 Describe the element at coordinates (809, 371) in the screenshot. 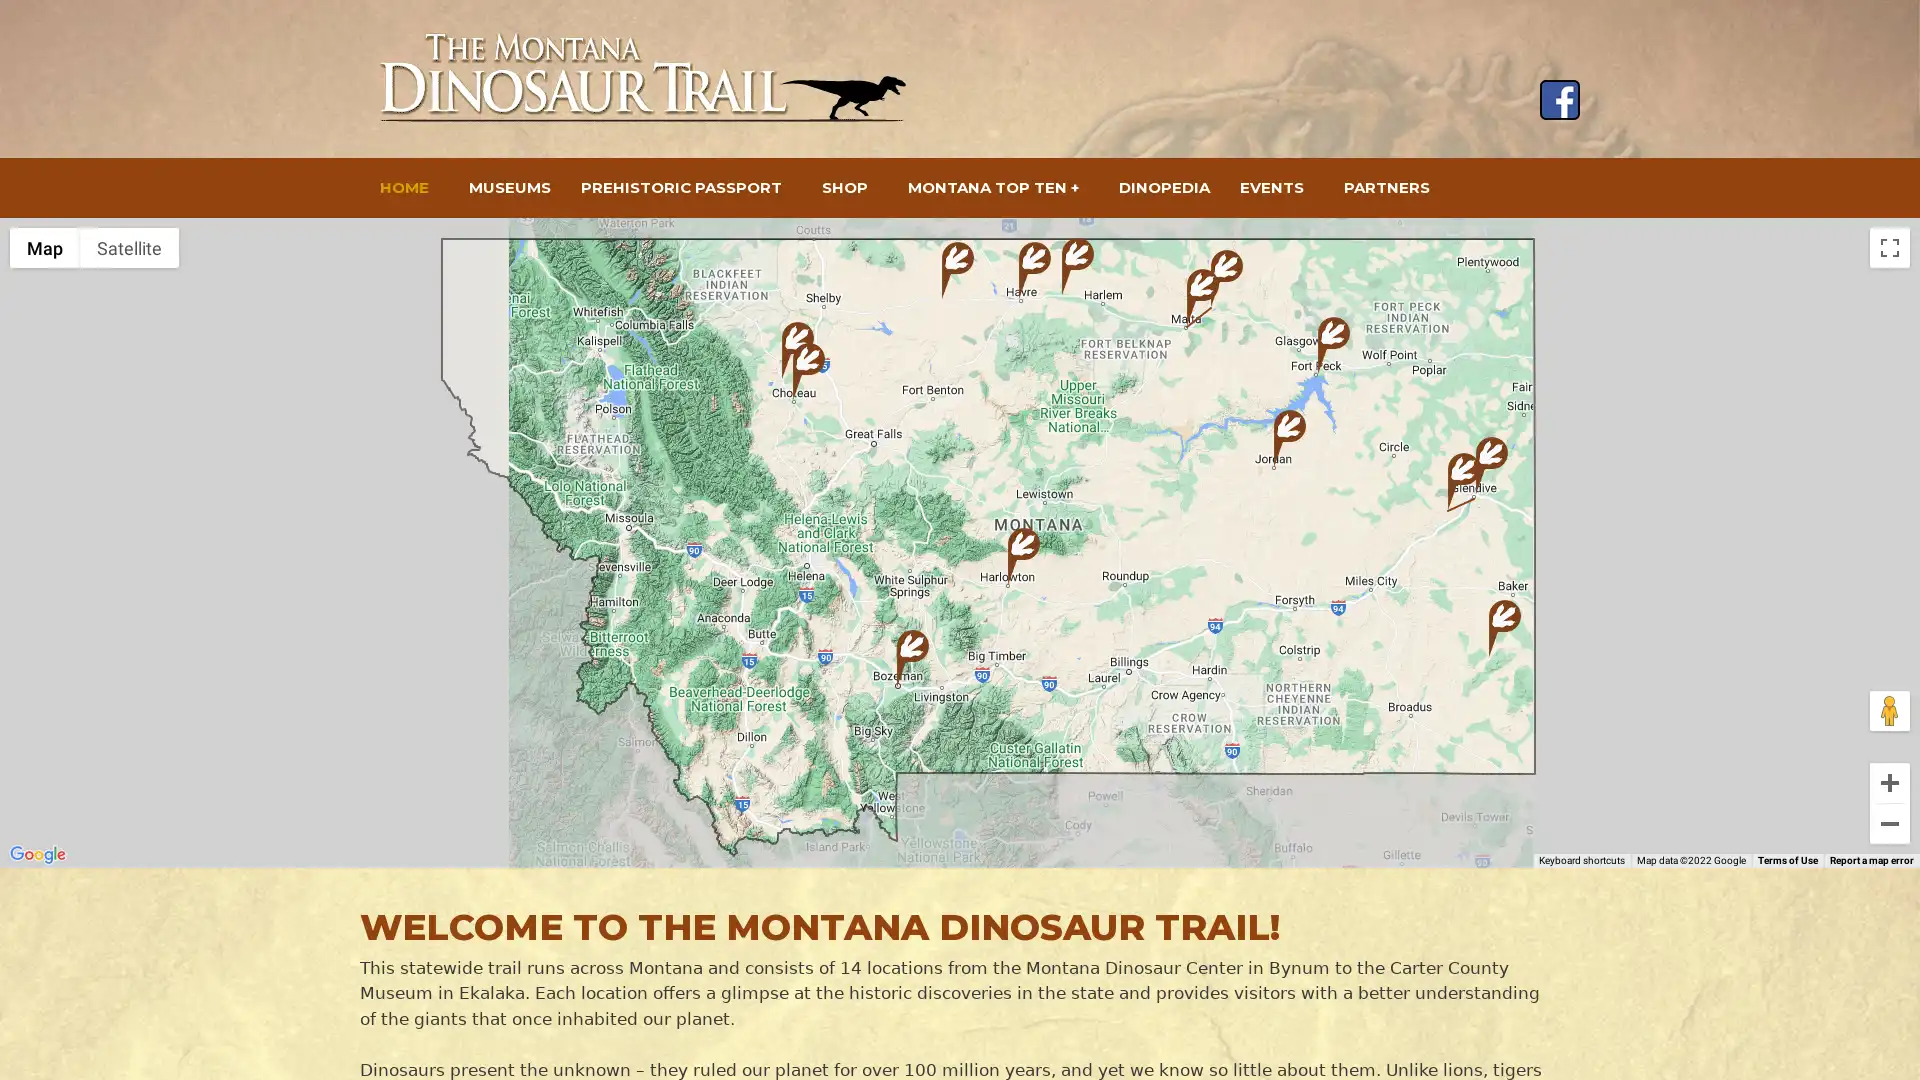

I see `Old Trail Museum` at that location.